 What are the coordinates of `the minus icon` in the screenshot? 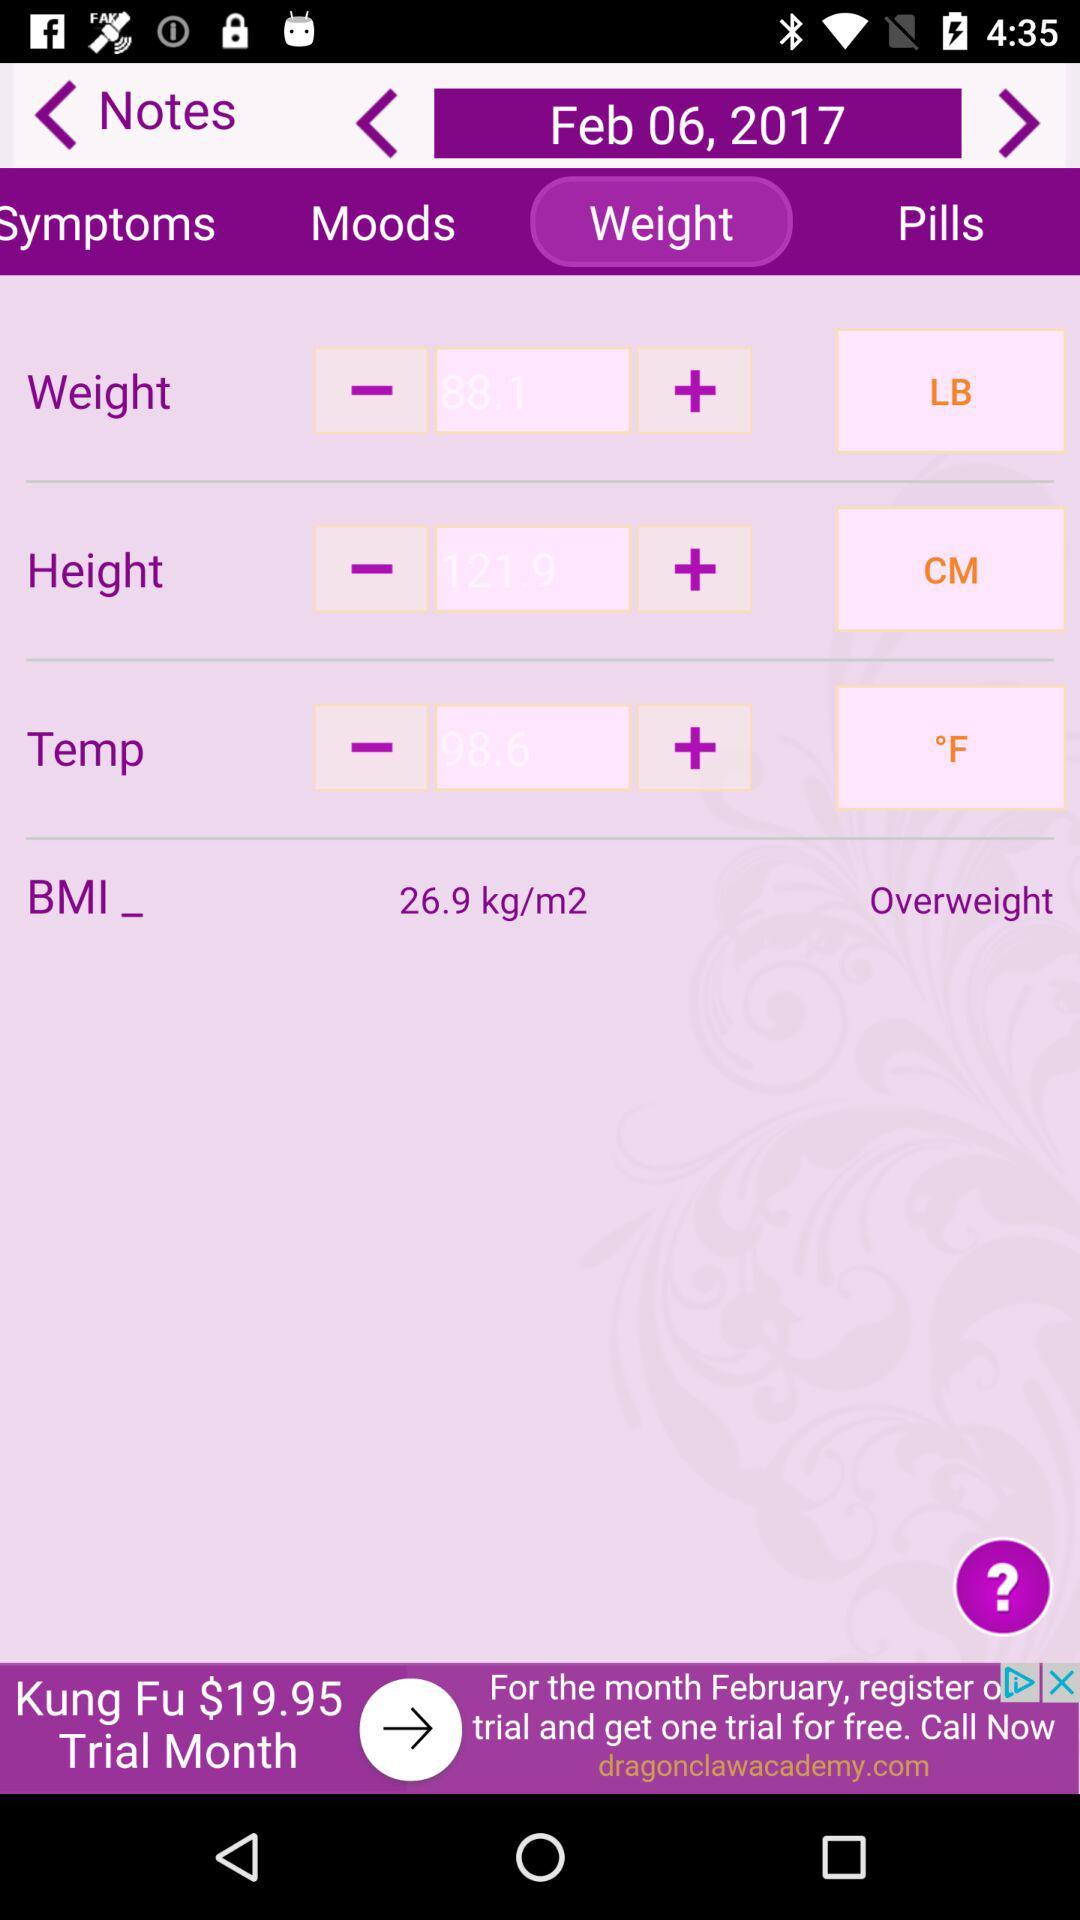 It's located at (371, 390).